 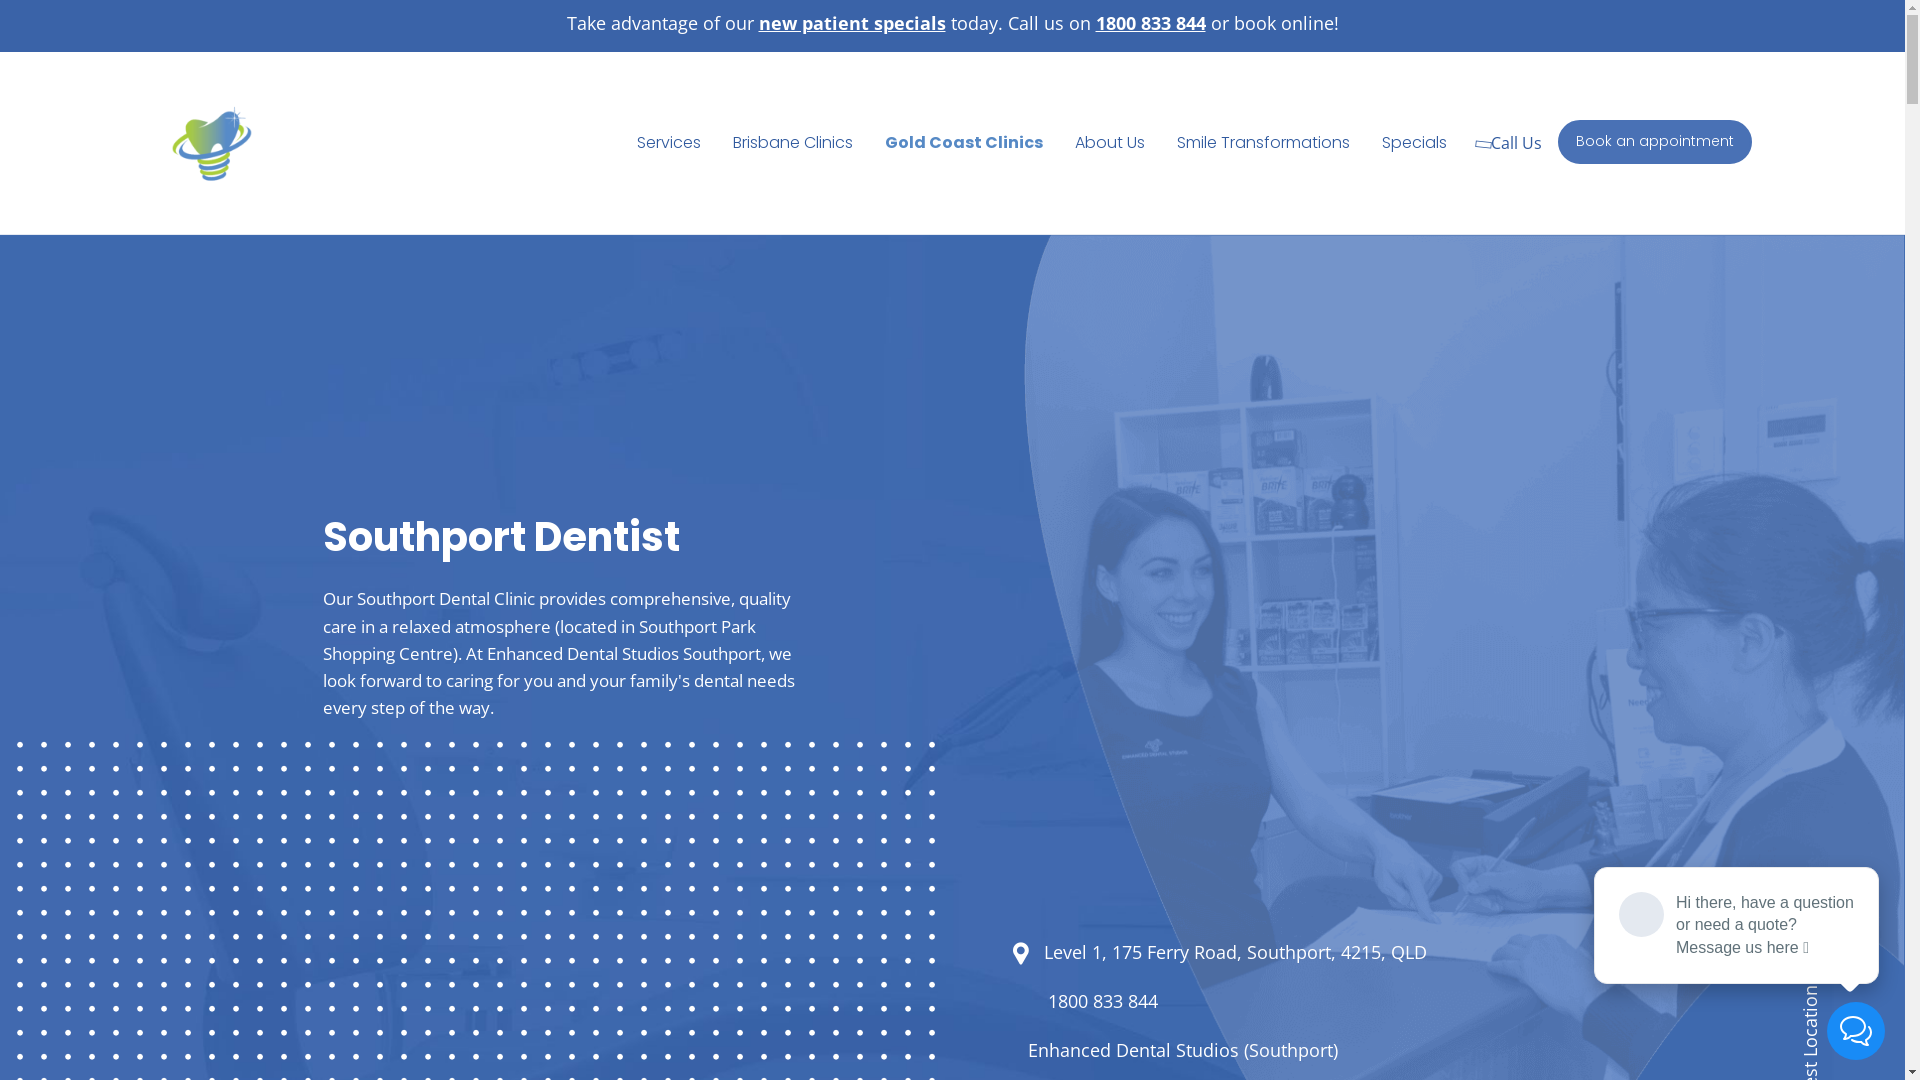 What do you see at coordinates (1262, 141) in the screenshot?
I see `'Smile Transformations'` at bounding box center [1262, 141].